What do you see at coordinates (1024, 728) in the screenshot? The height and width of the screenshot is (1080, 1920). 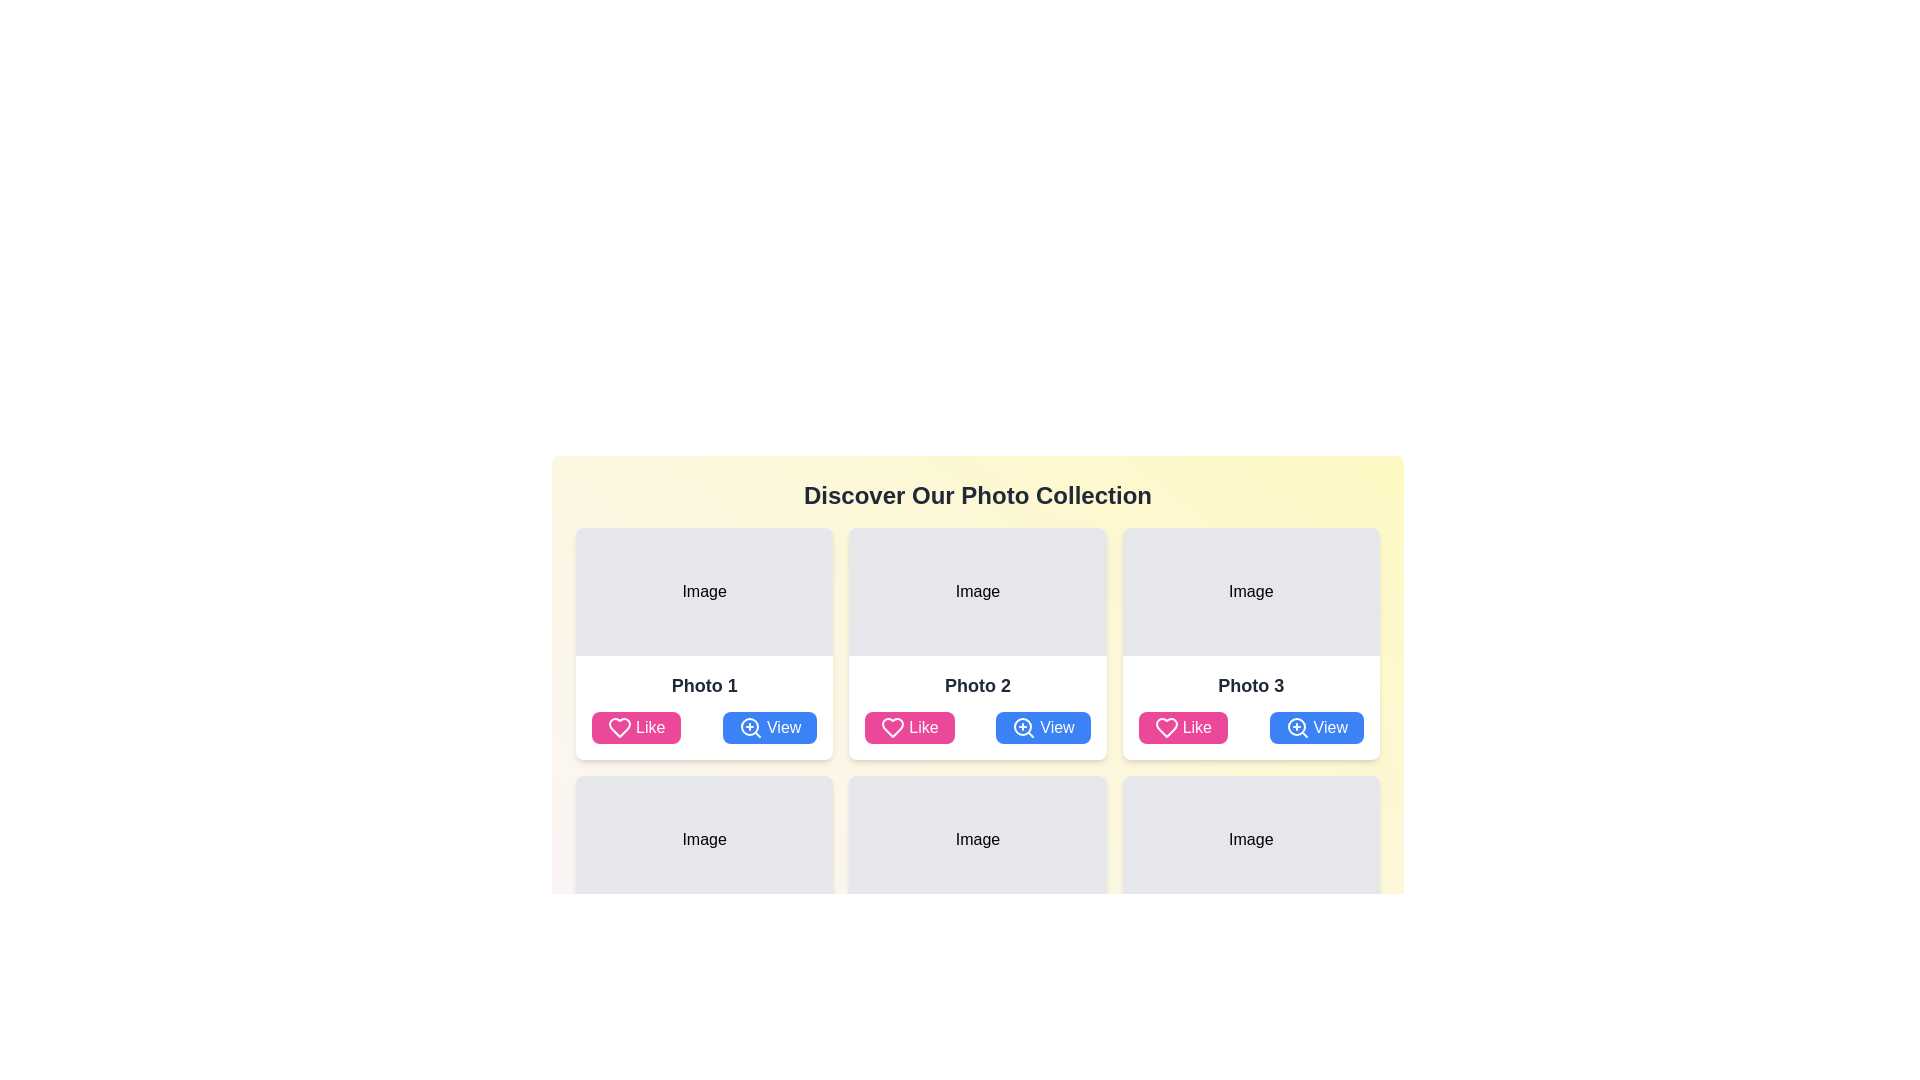 I see `the zoom-in icon located within the 'View' button of the second item in the grid under 'Discover Our Photo Collection'` at bounding box center [1024, 728].